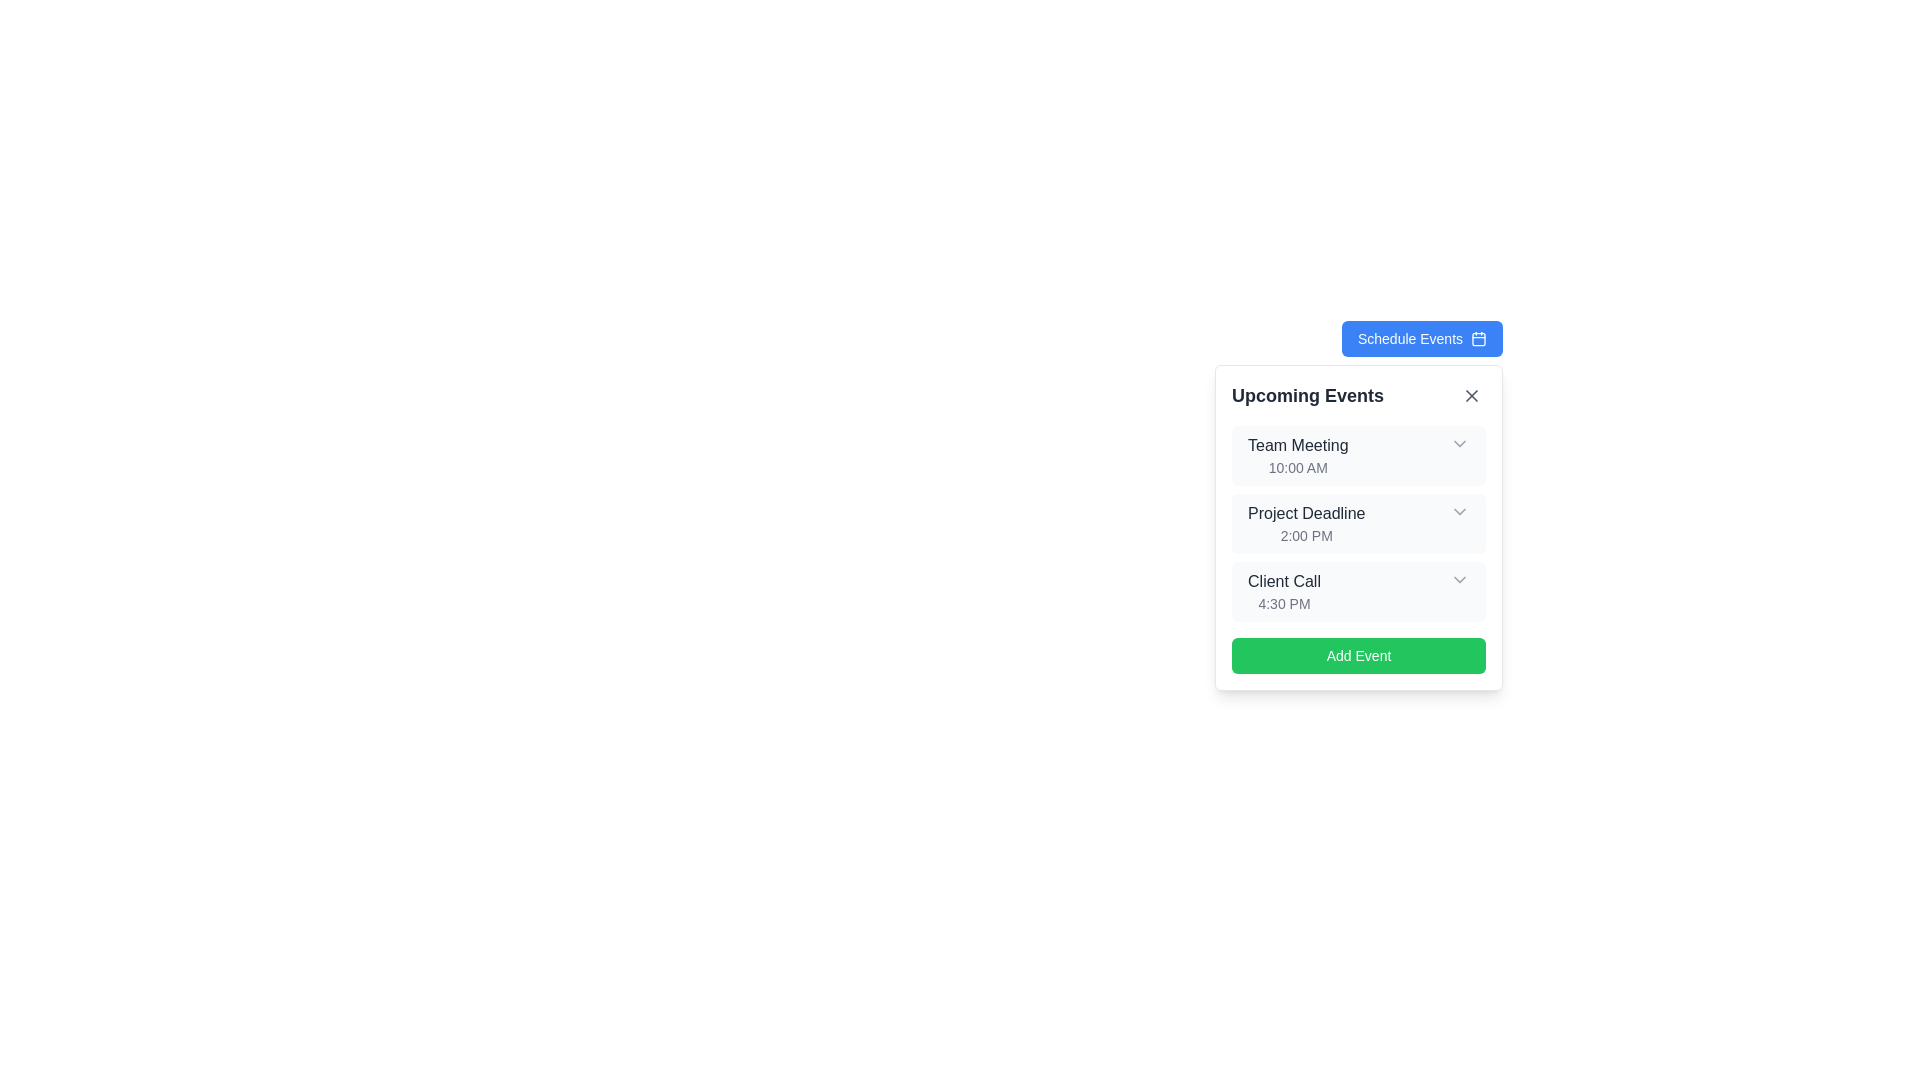 The height and width of the screenshot is (1080, 1920). I want to click on the Dropdown trigger icon in the 'Client Call' section of the 'Upcoming Events' list, so click(1459, 579).